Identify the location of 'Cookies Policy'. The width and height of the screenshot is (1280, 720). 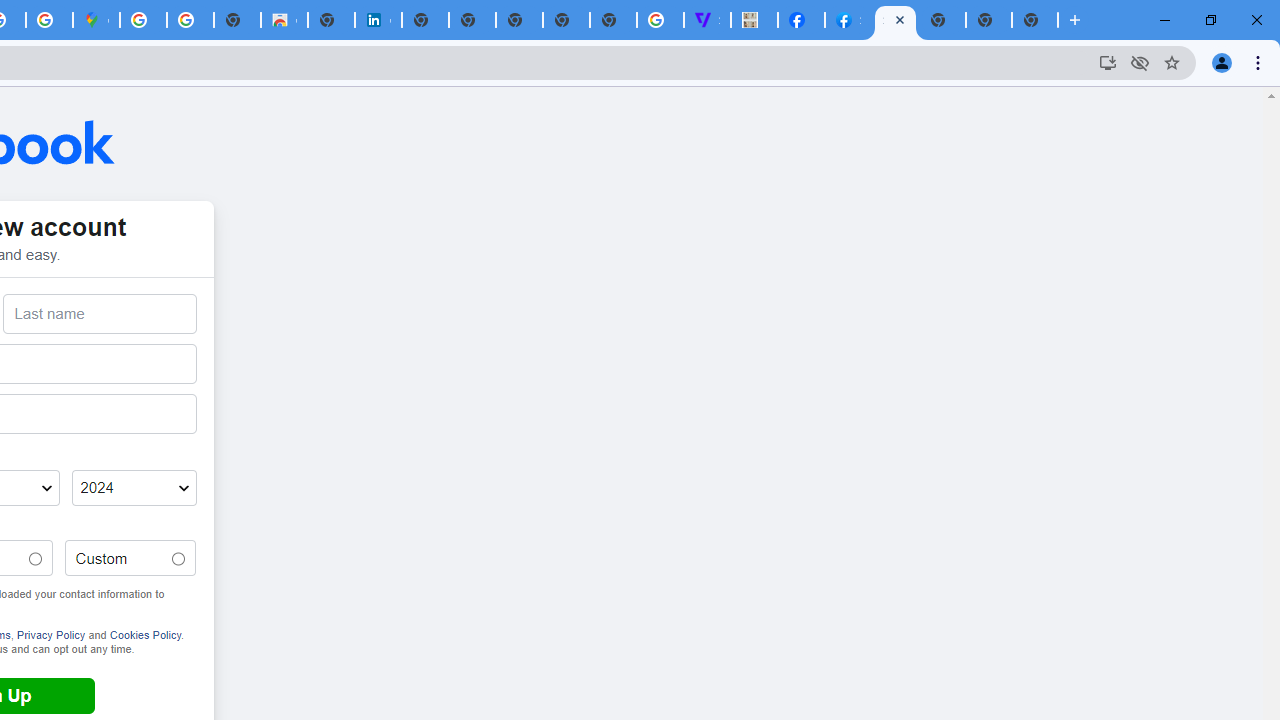
(144, 634).